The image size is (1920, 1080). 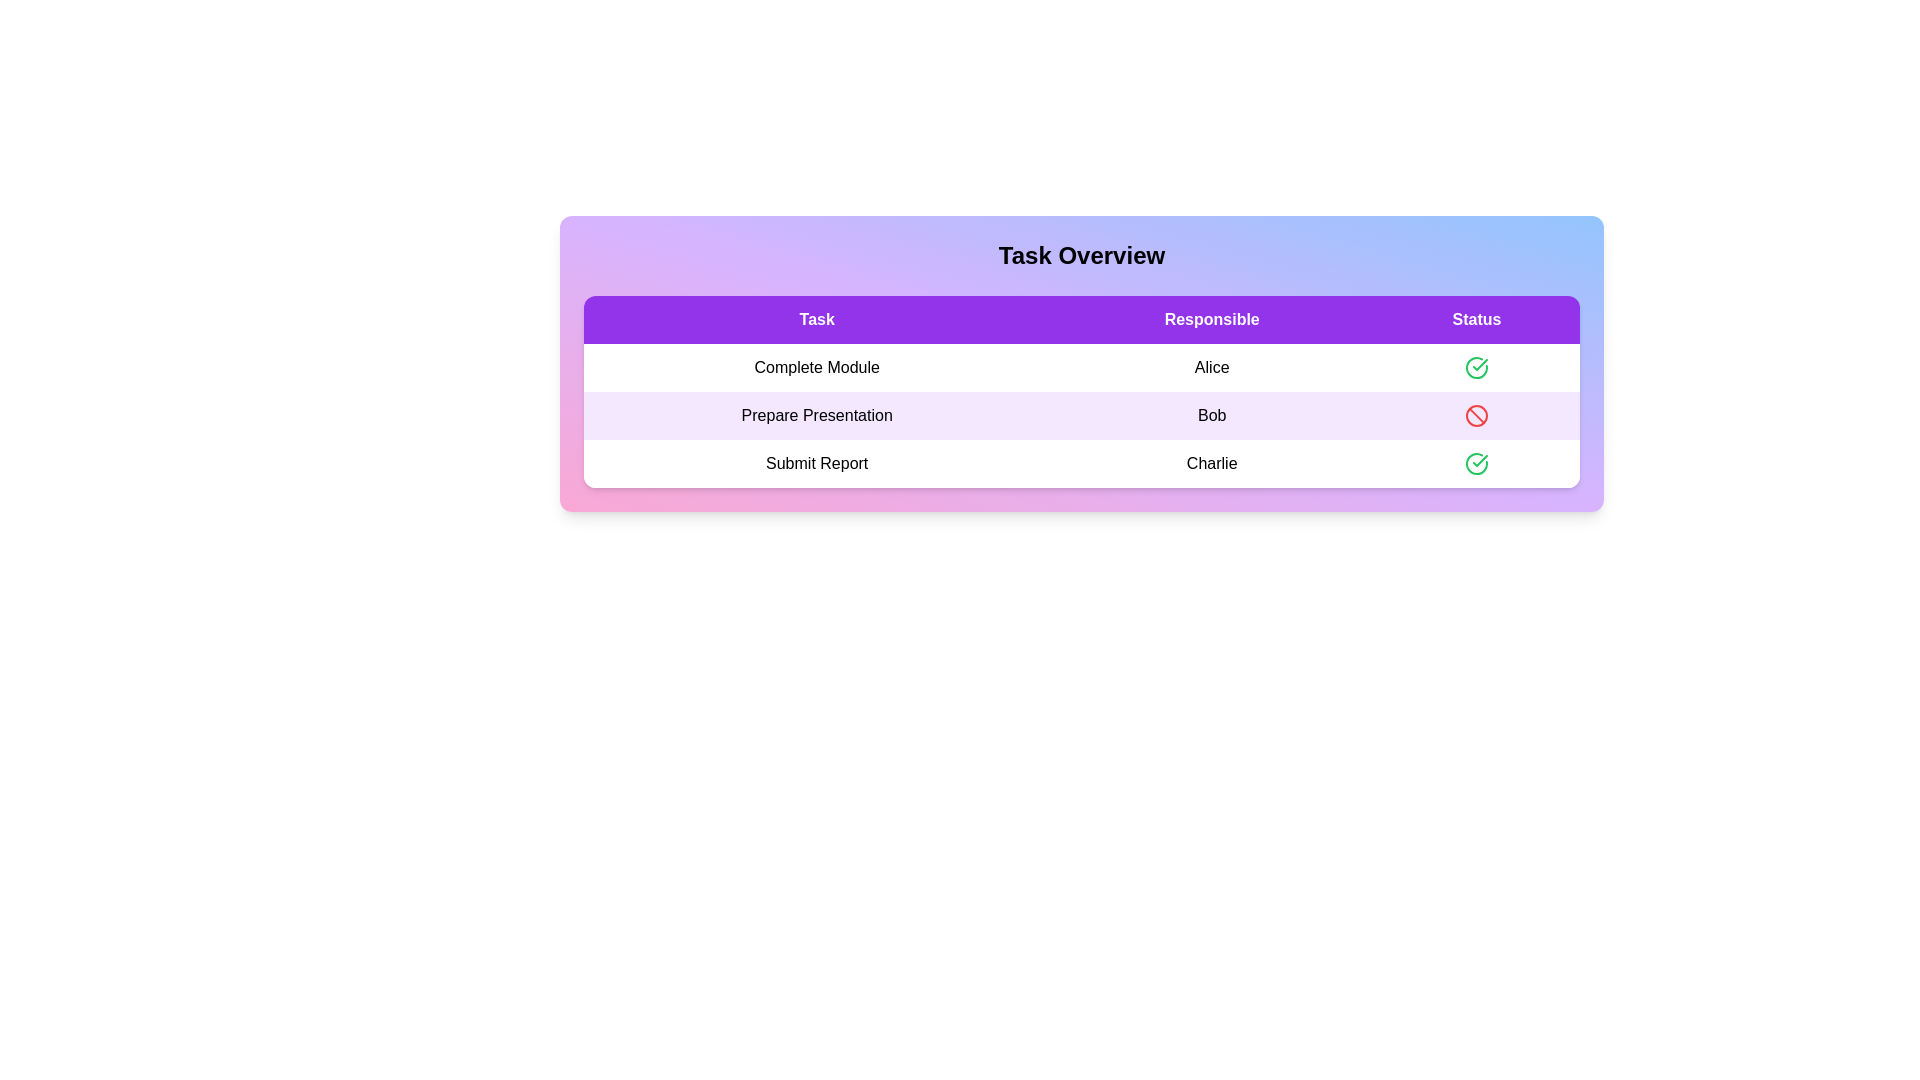 What do you see at coordinates (1480, 365) in the screenshot?
I see `the small green checkmark icon within the circular icon, representing success or completion, located near the status column for 'Charlie' in the 'Task Overview' table` at bounding box center [1480, 365].